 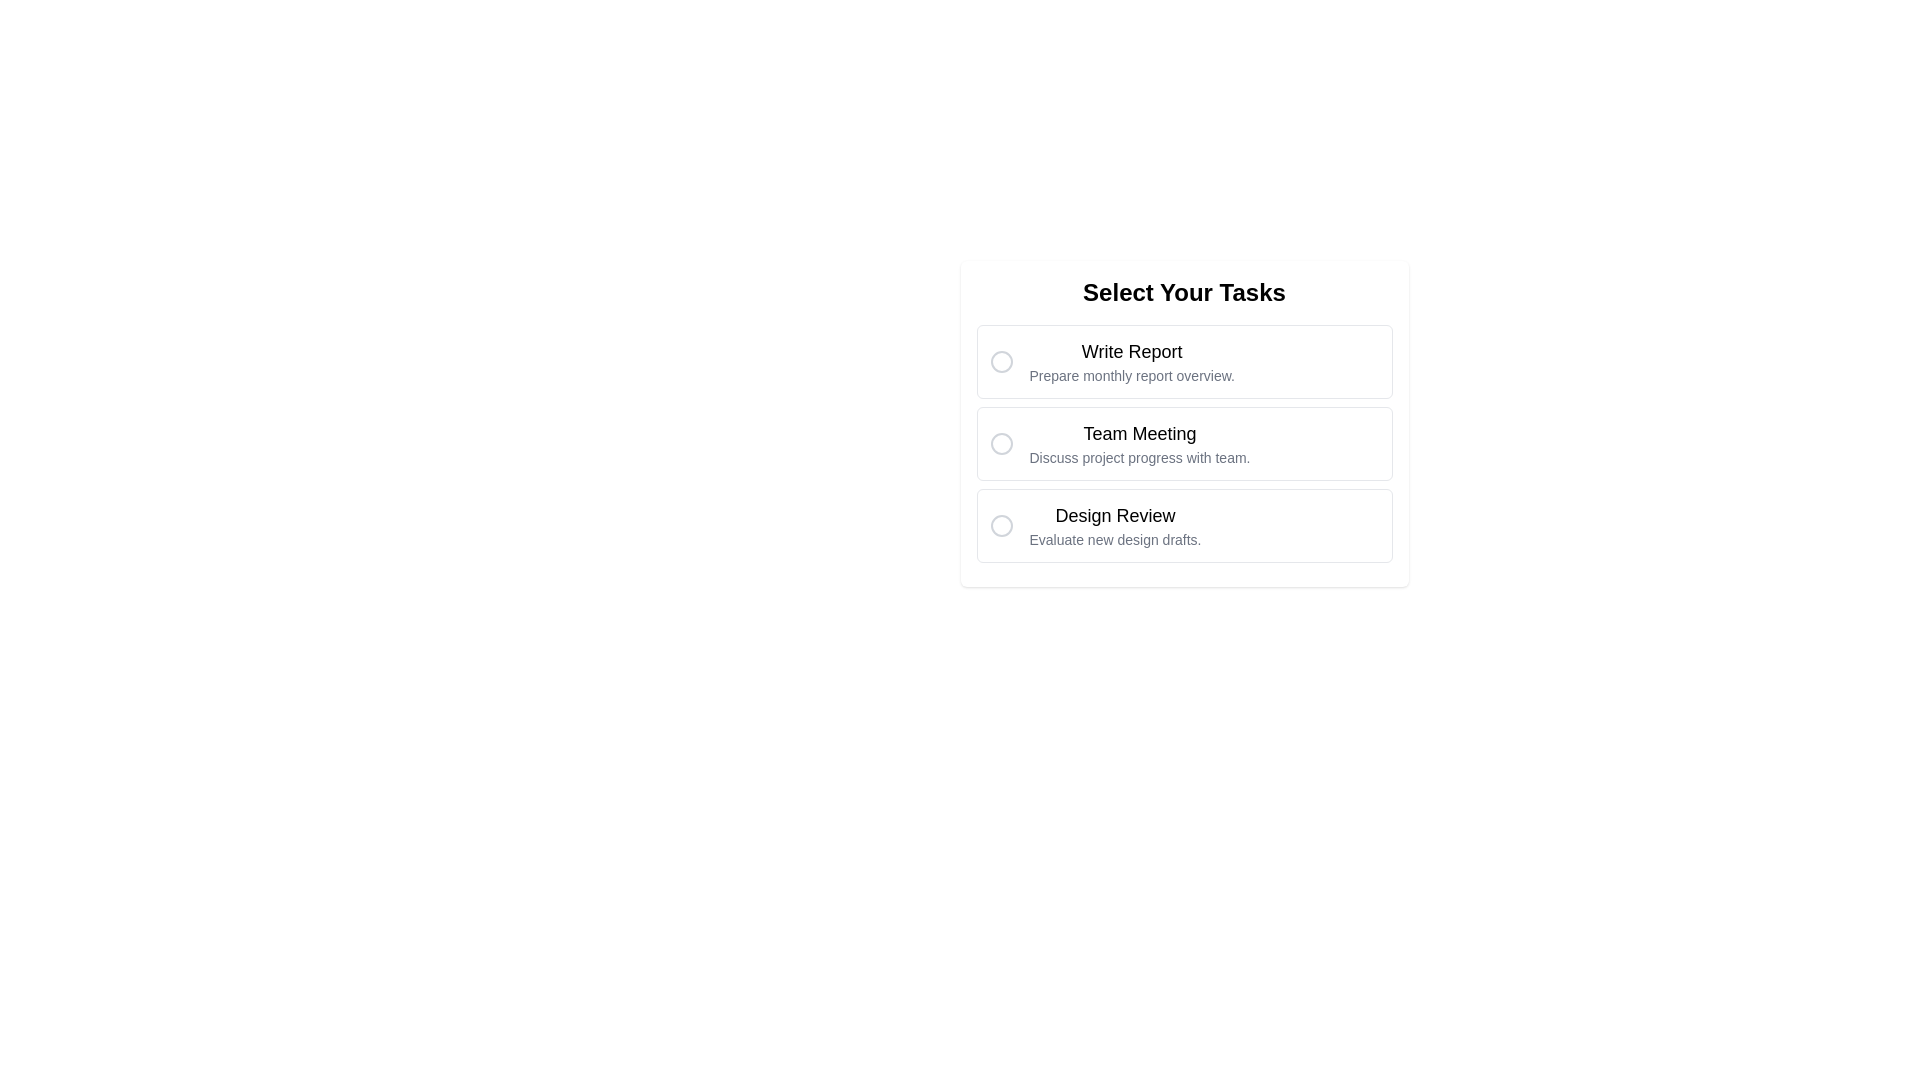 I want to click on the 'Design Review' label, which is the title of the third task in a vertically arranged list of tasks, displayed in a medium-sized, bold black font, so click(x=1114, y=515).